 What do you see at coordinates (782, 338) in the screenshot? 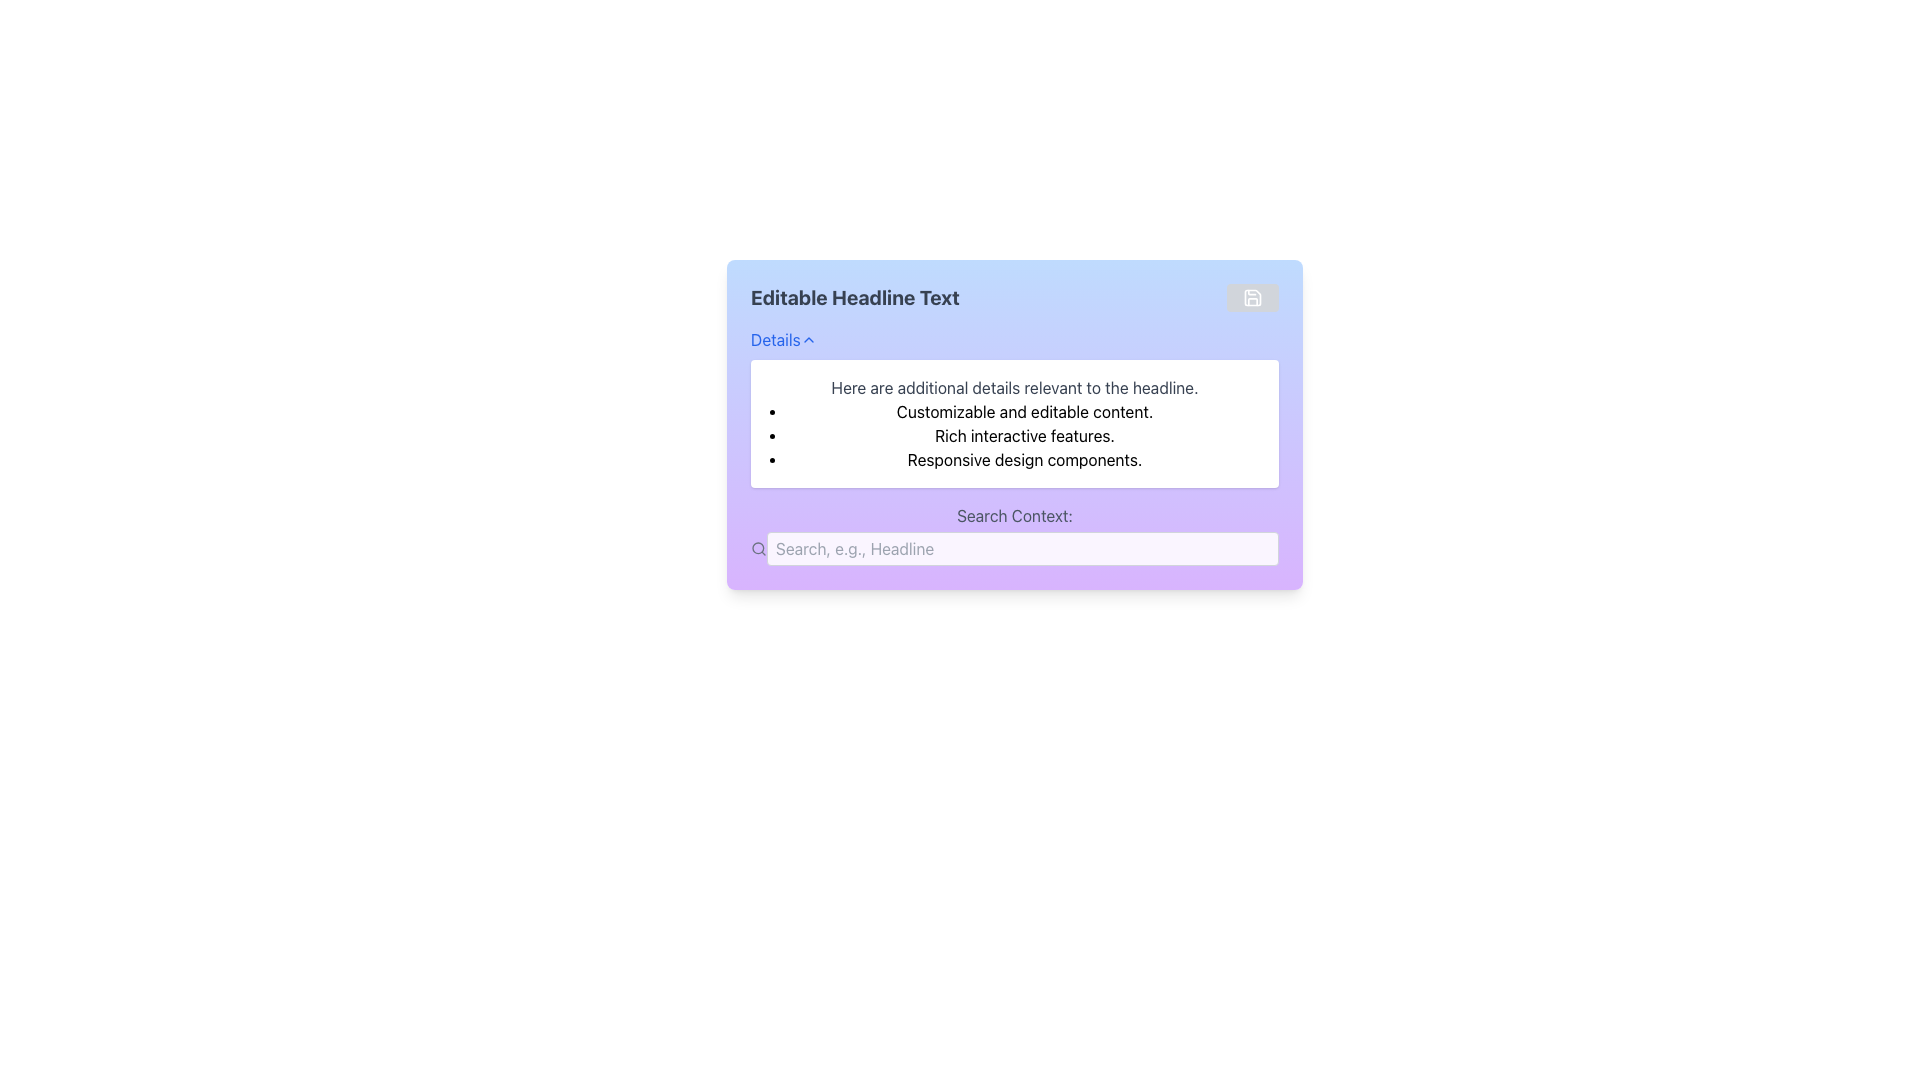
I see `the 'Details' button, which is styled as a blue hyperlink with an upward-pointing chevron icon, and press the Enter key to interact with it` at bounding box center [782, 338].